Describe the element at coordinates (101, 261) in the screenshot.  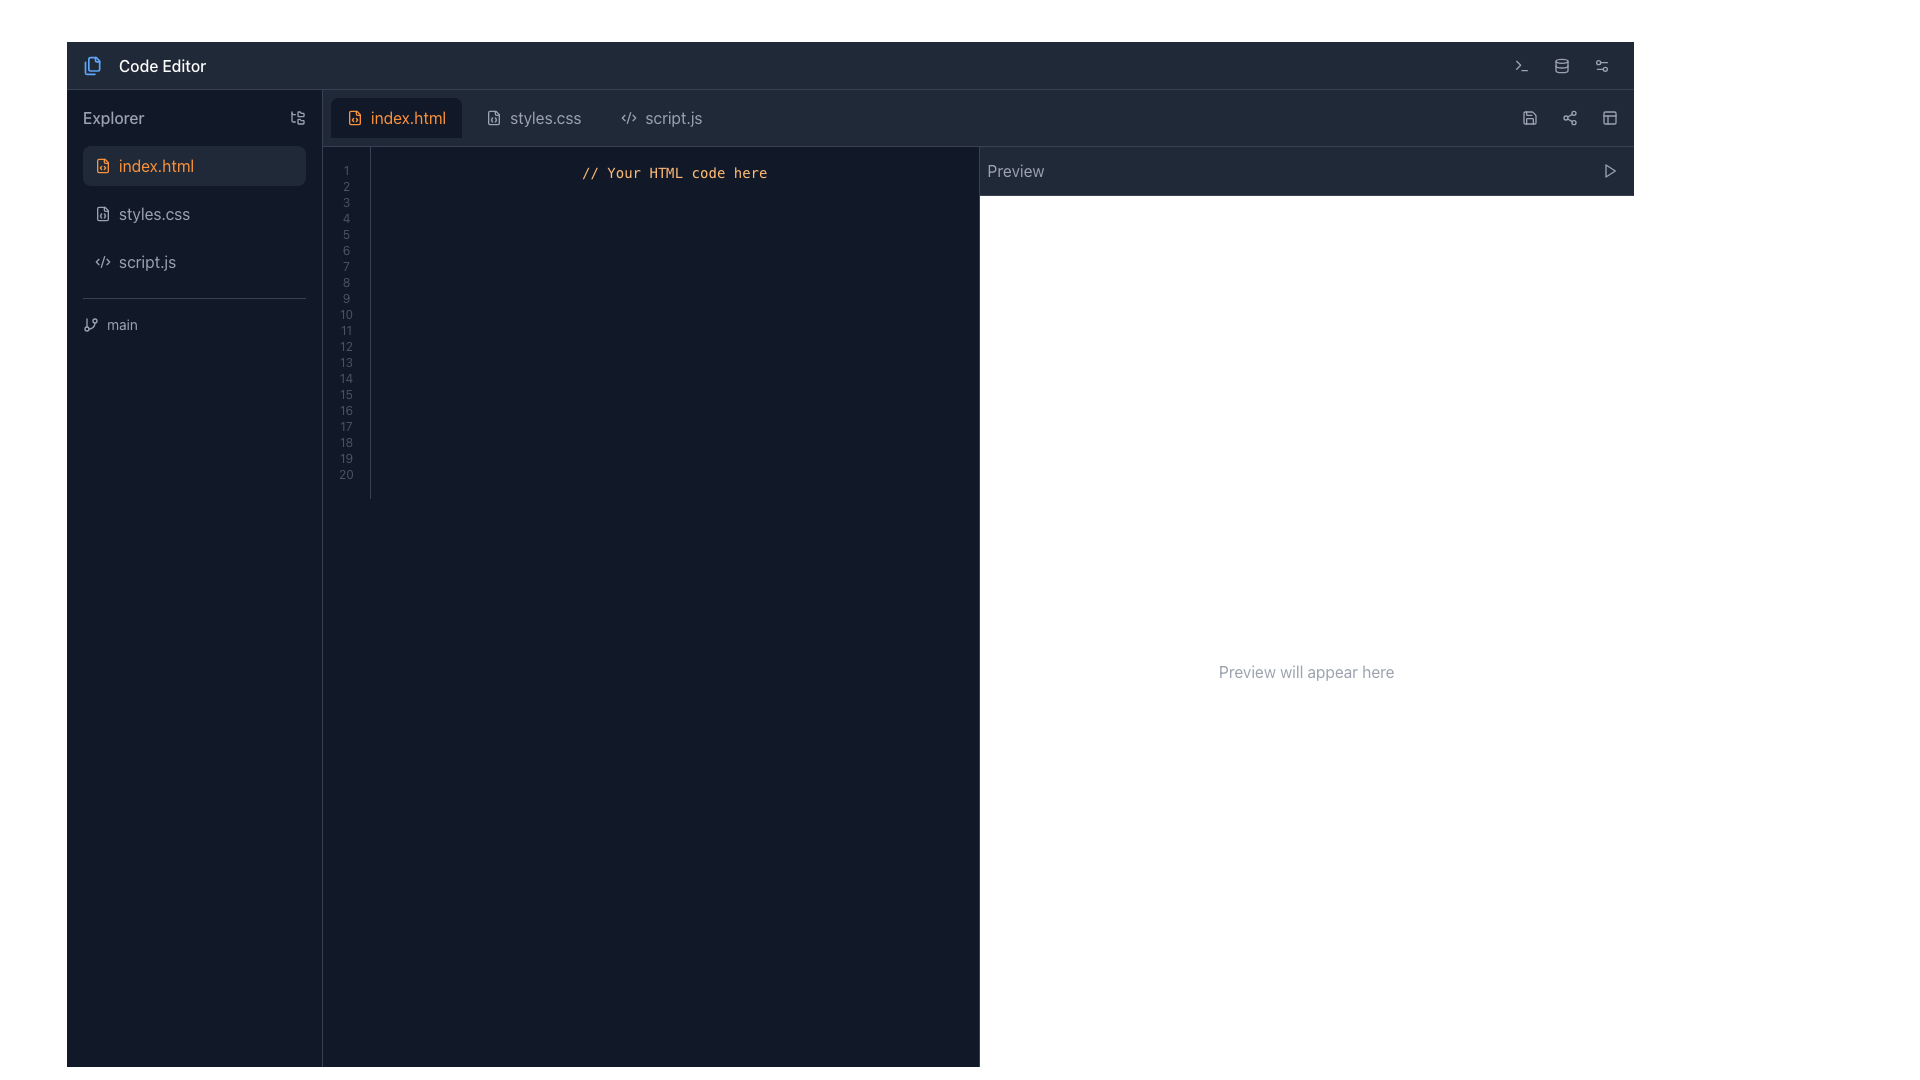
I see `the XML code icon located in the sidebar next to the 'script.js' label` at that location.